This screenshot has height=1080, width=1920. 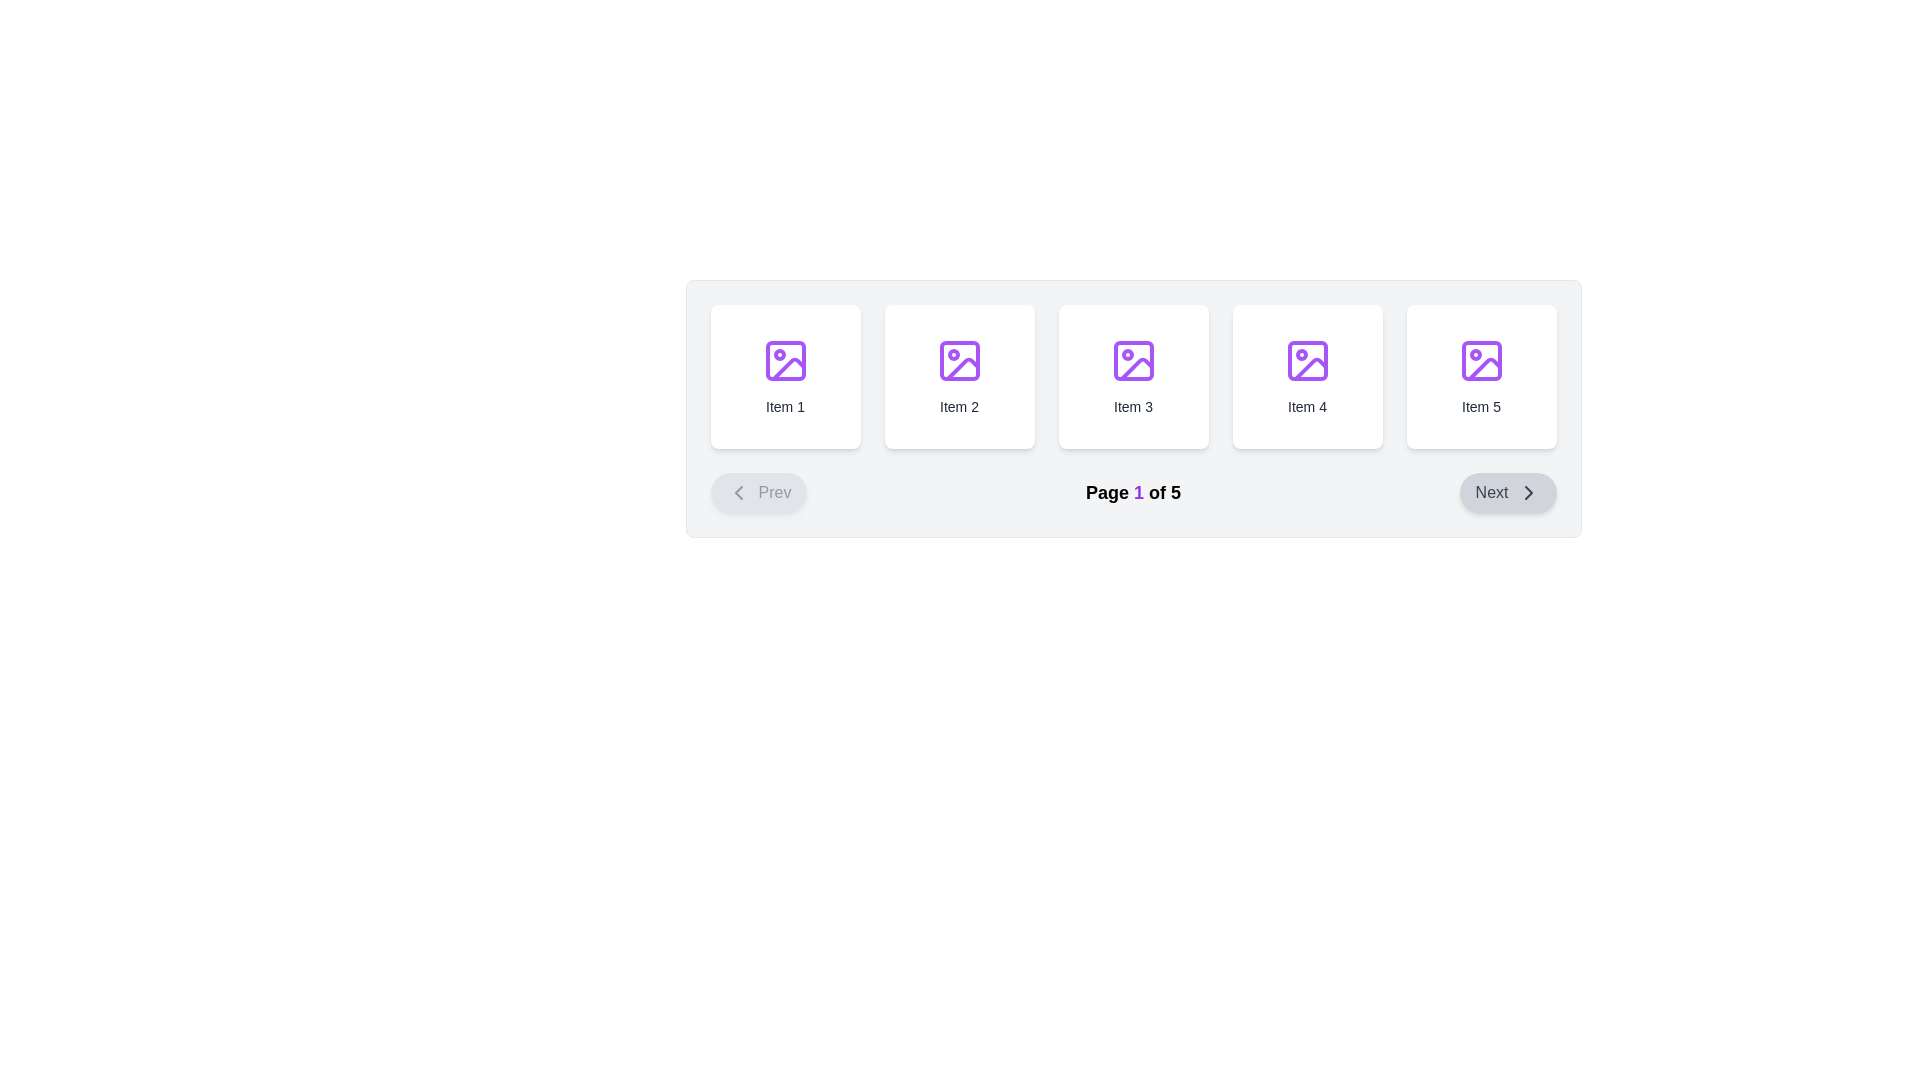 I want to click on the card labeled 'Item 3', which is the third card in a series of five, so click(x=1133, y=377).